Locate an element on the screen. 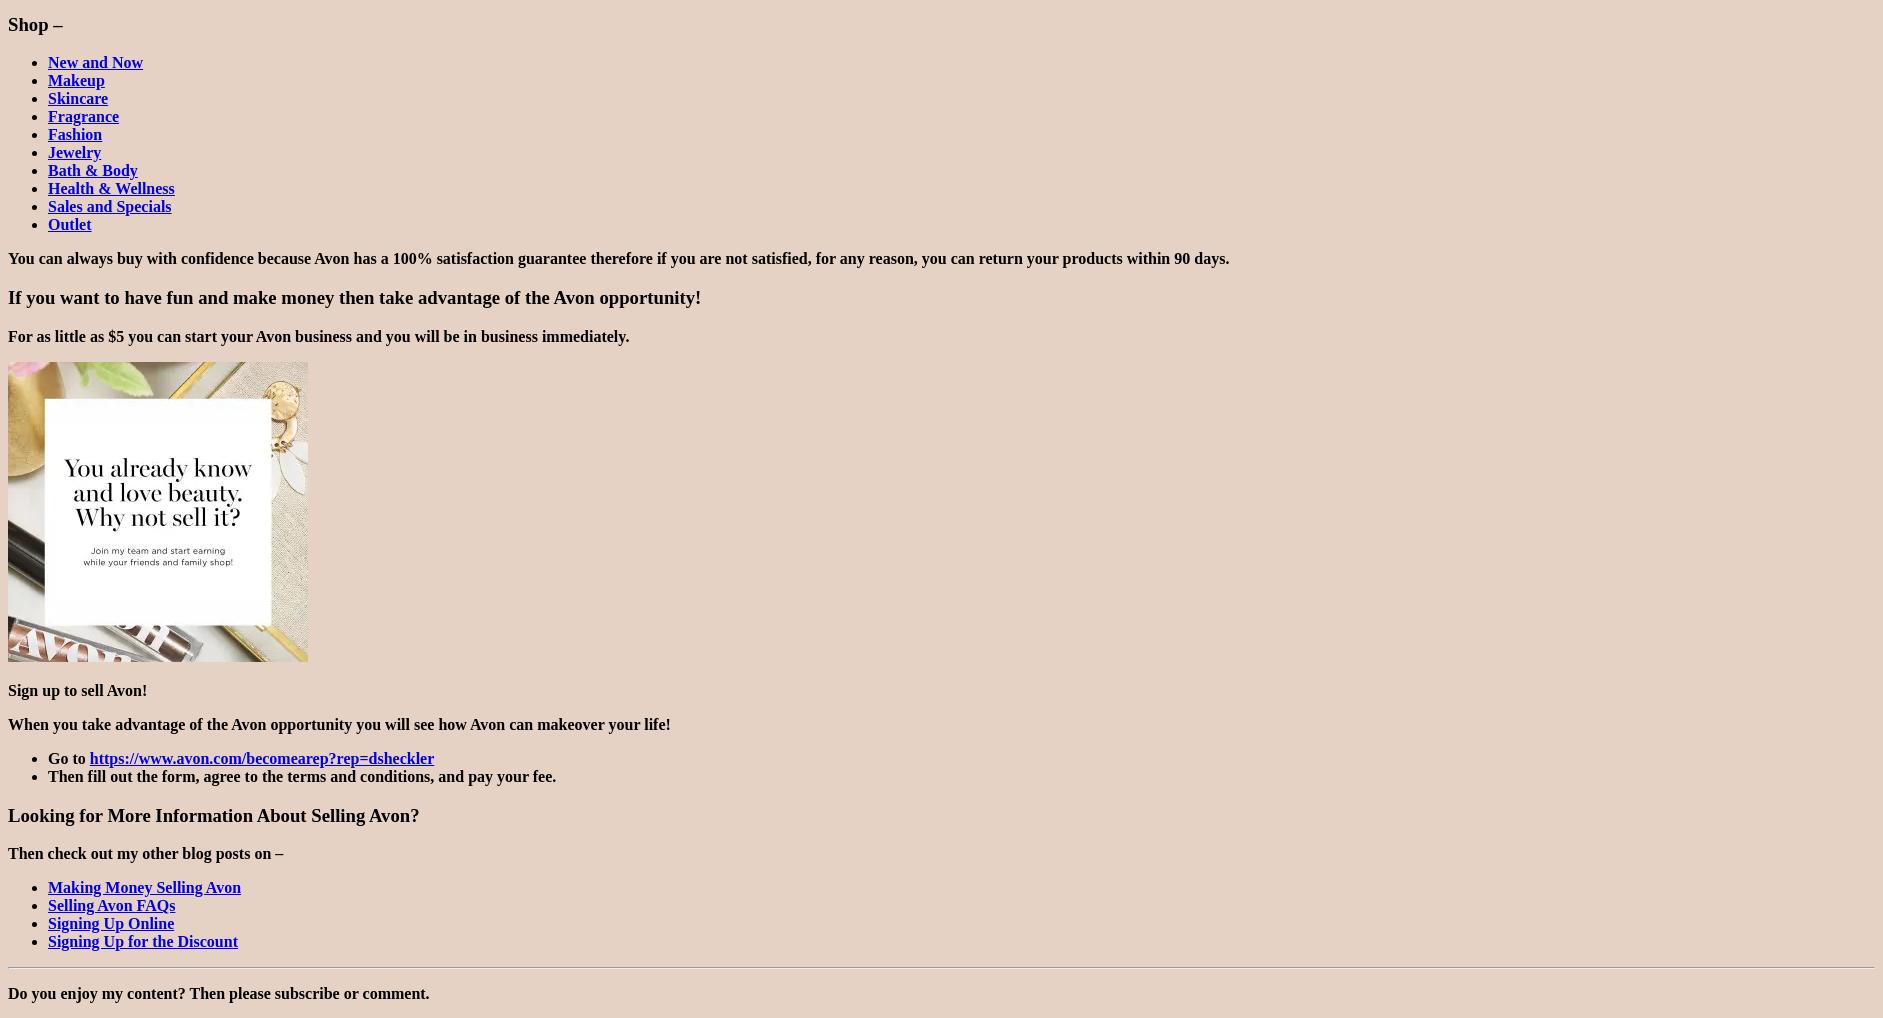  'Go to' is located at coordinates (67, 756).